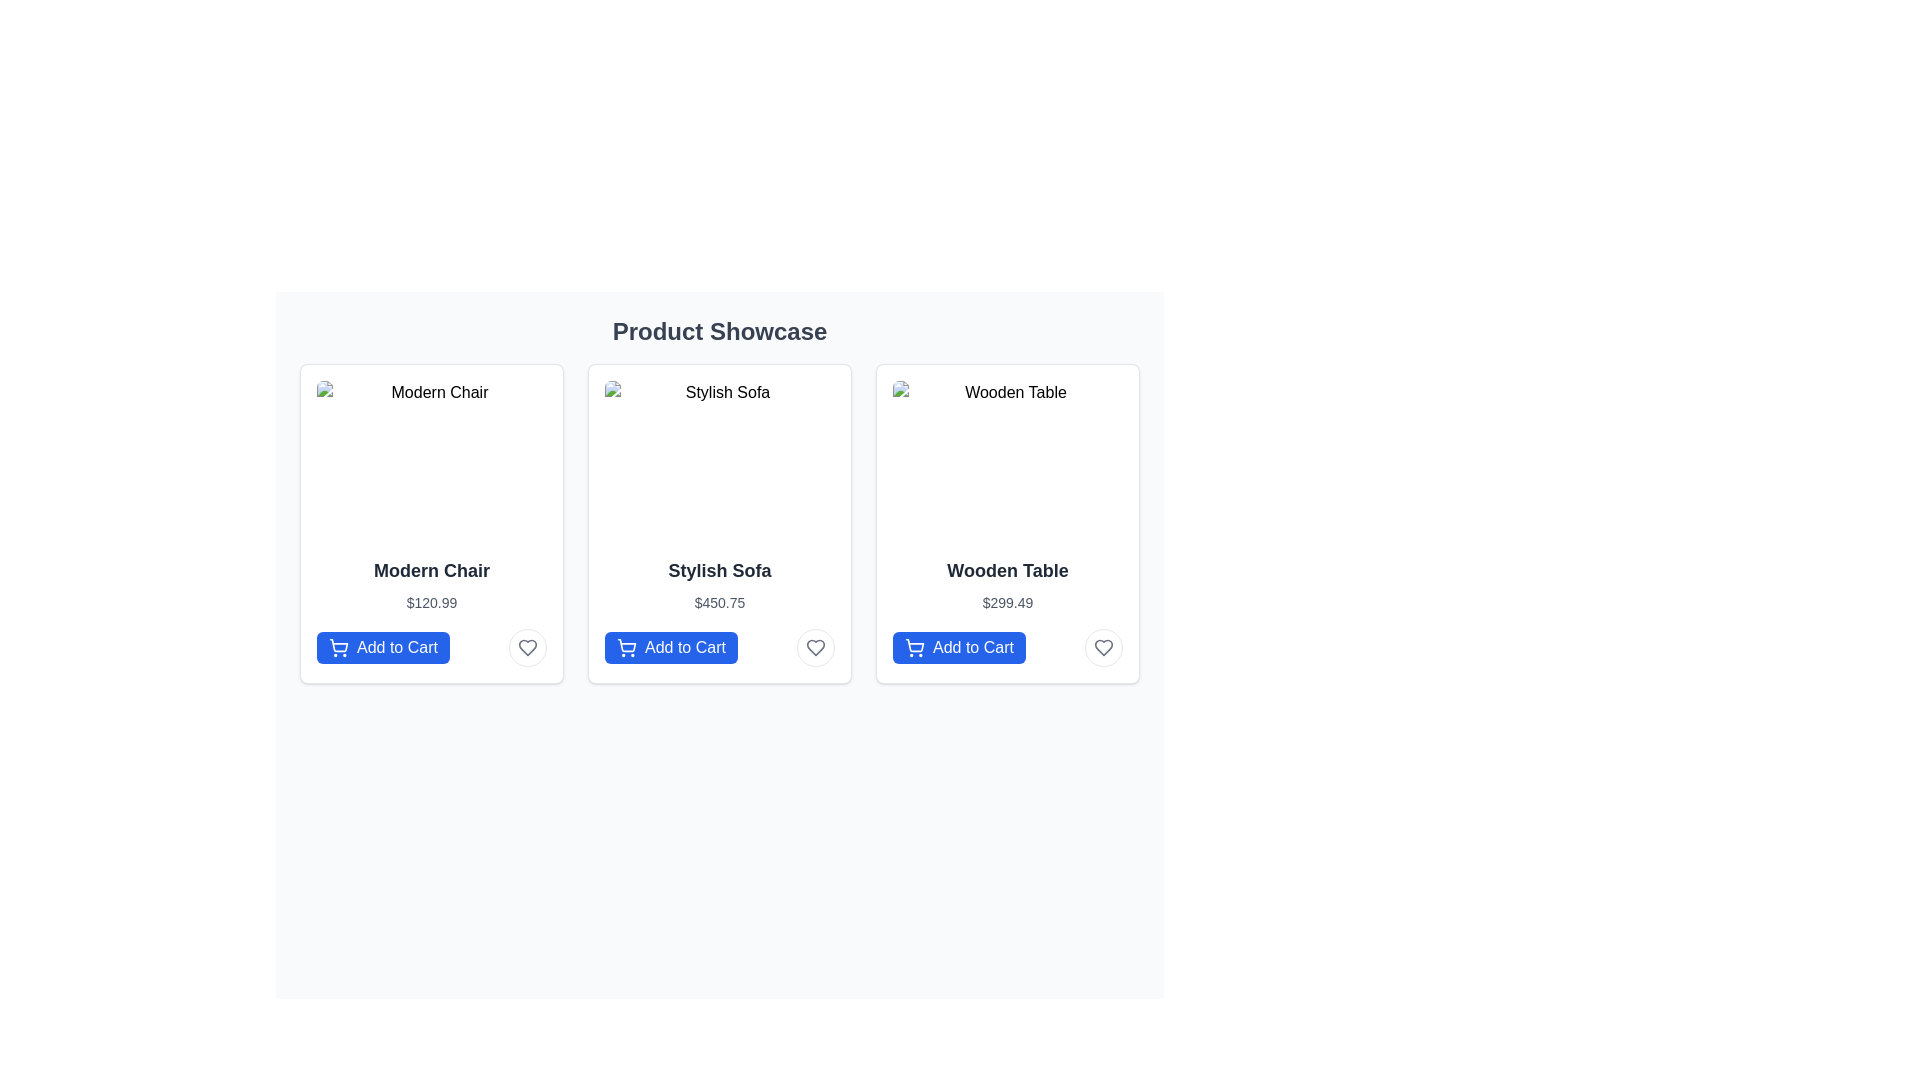  Describe the element at coordinates (528, 648) in the screenshot. I see `the heart-shaped icon in the bottom-right corner of the 'Modern Chair' product card to favorite the item` at that location.